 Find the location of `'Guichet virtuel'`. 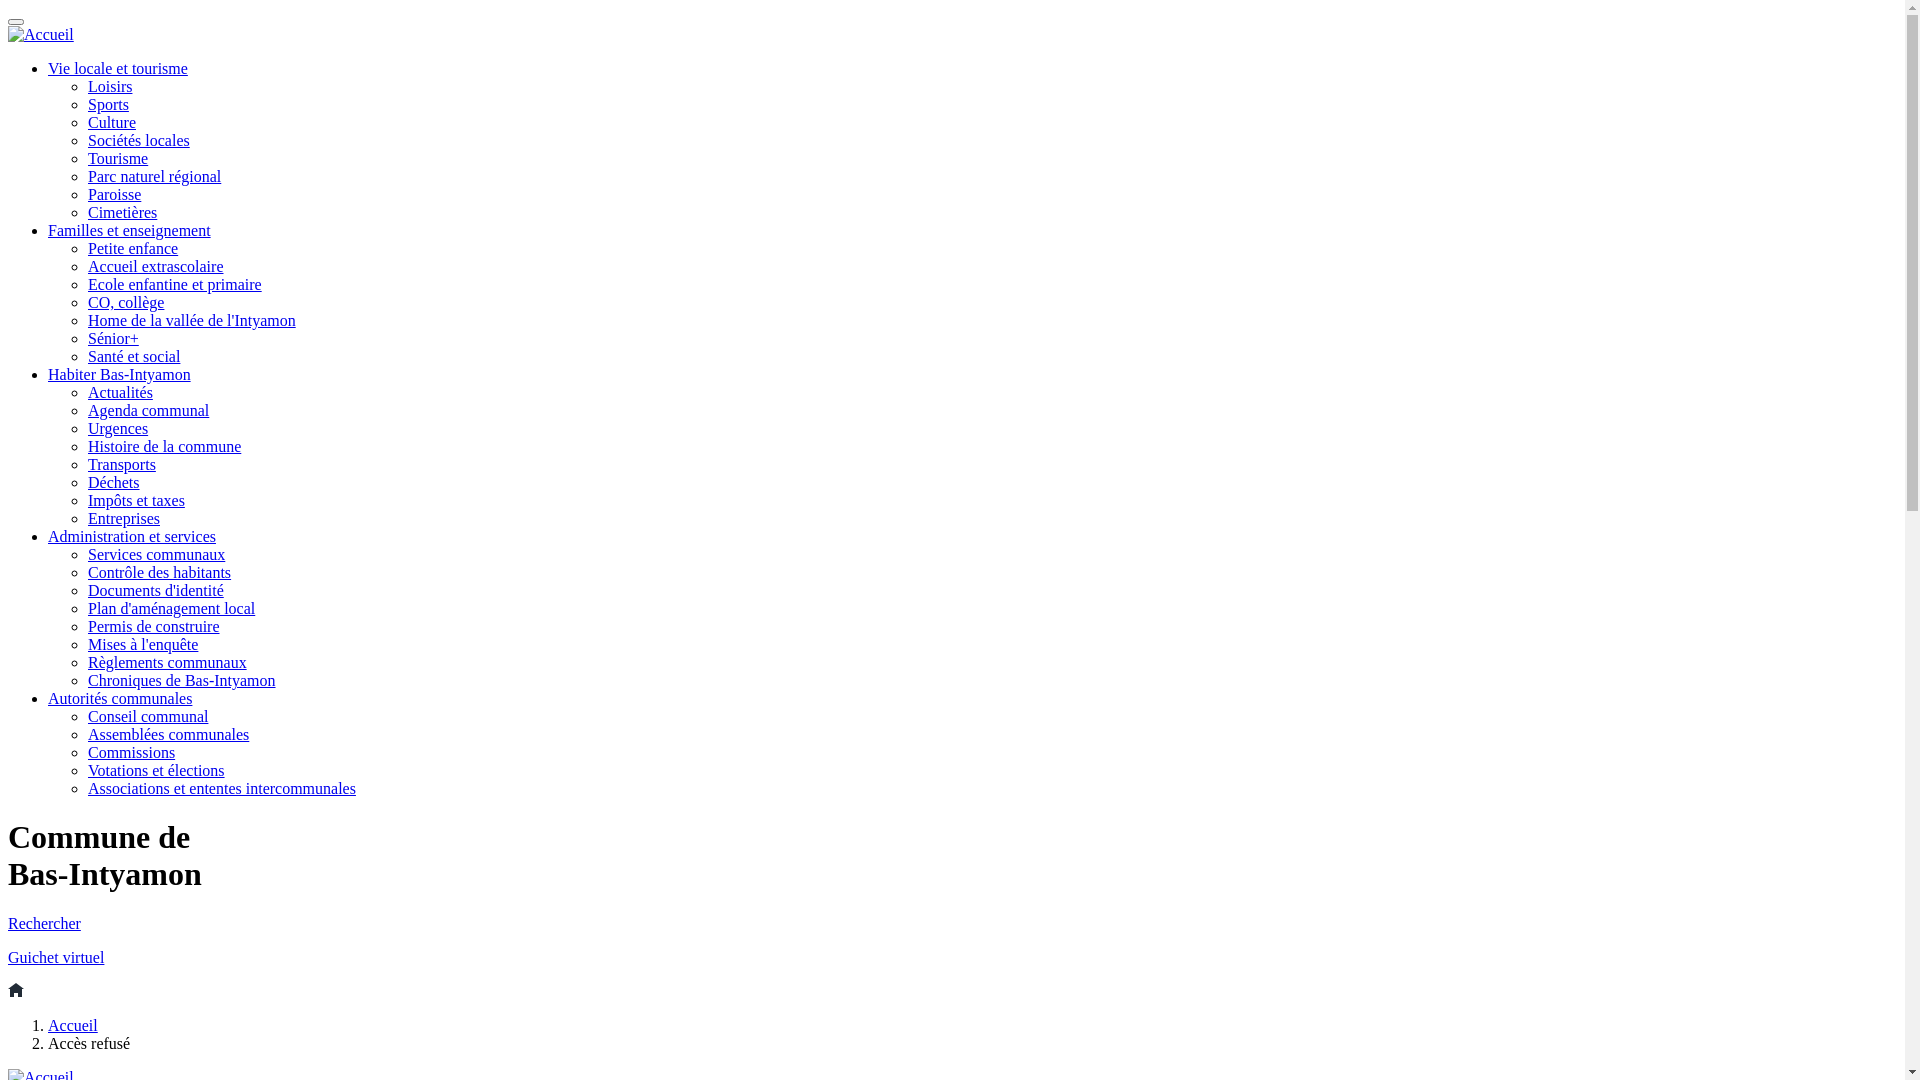

'Guichet virtuel' is located at coordinates (8, 956).